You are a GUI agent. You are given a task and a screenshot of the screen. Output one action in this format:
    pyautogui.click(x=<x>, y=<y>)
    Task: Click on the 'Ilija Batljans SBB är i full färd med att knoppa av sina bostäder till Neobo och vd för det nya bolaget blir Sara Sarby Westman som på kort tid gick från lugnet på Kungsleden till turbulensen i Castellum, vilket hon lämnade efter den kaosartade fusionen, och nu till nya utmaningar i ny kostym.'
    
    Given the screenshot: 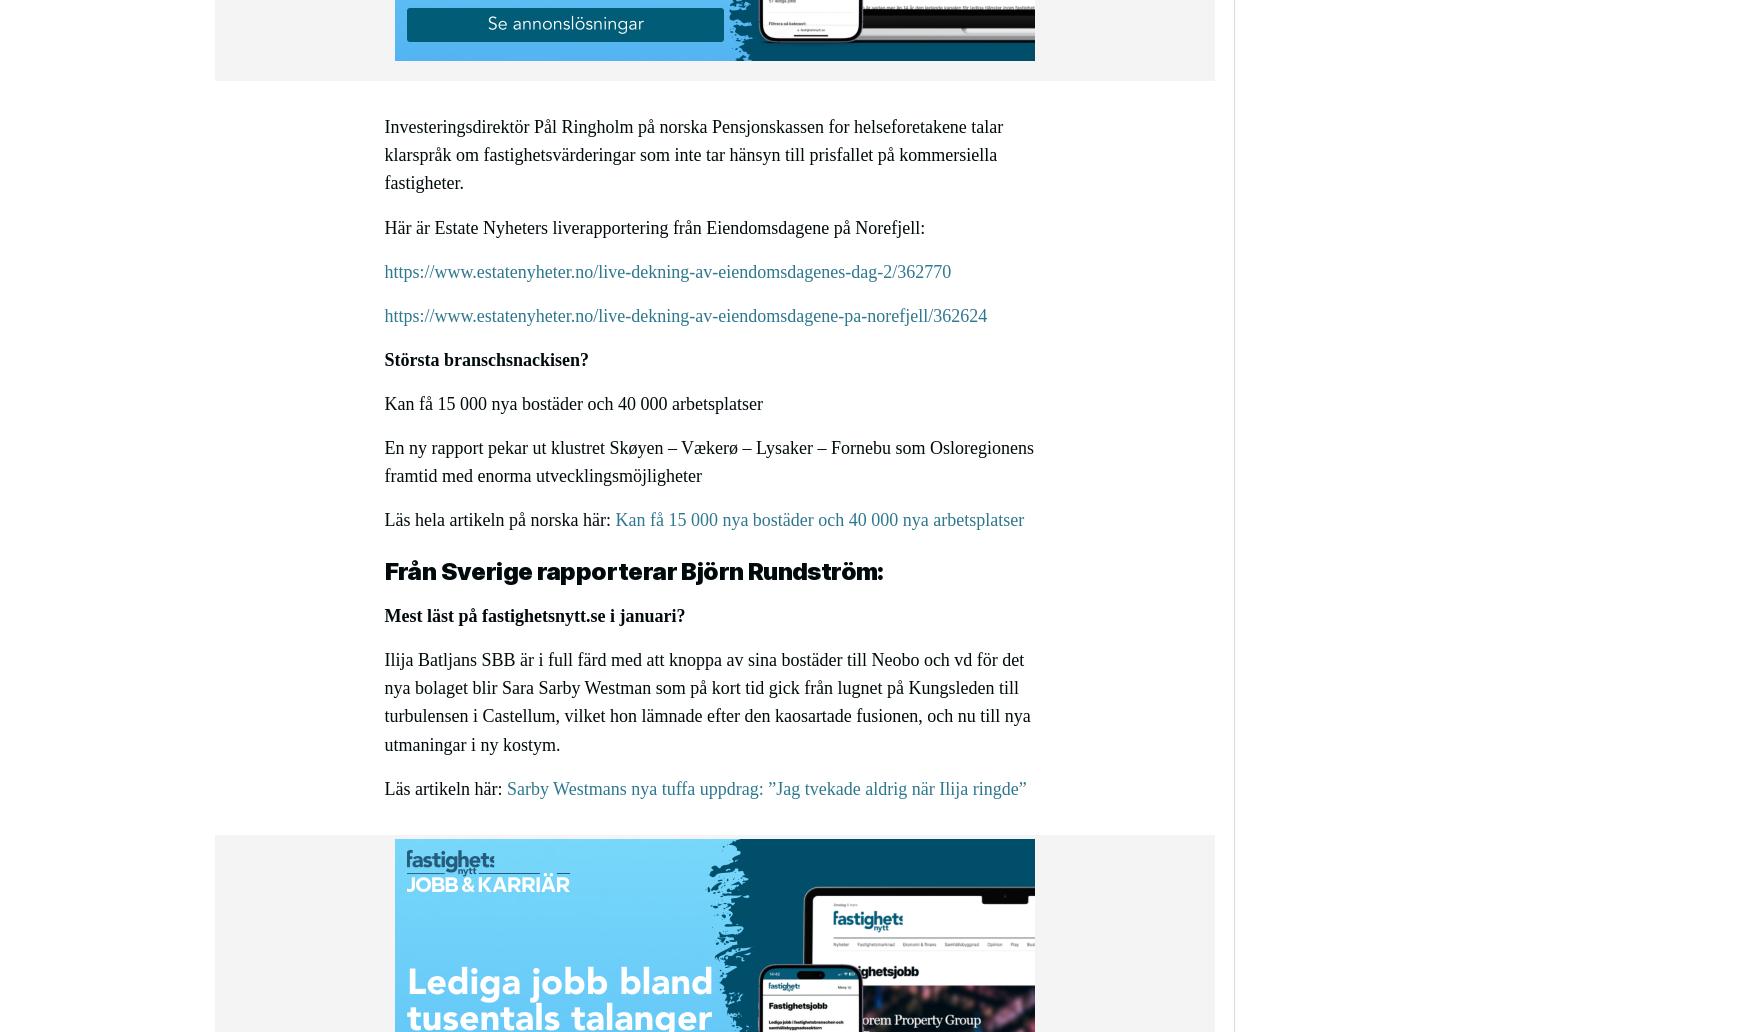 What is the action you would take?
    pyautogui.click(x=707, y=700)
    